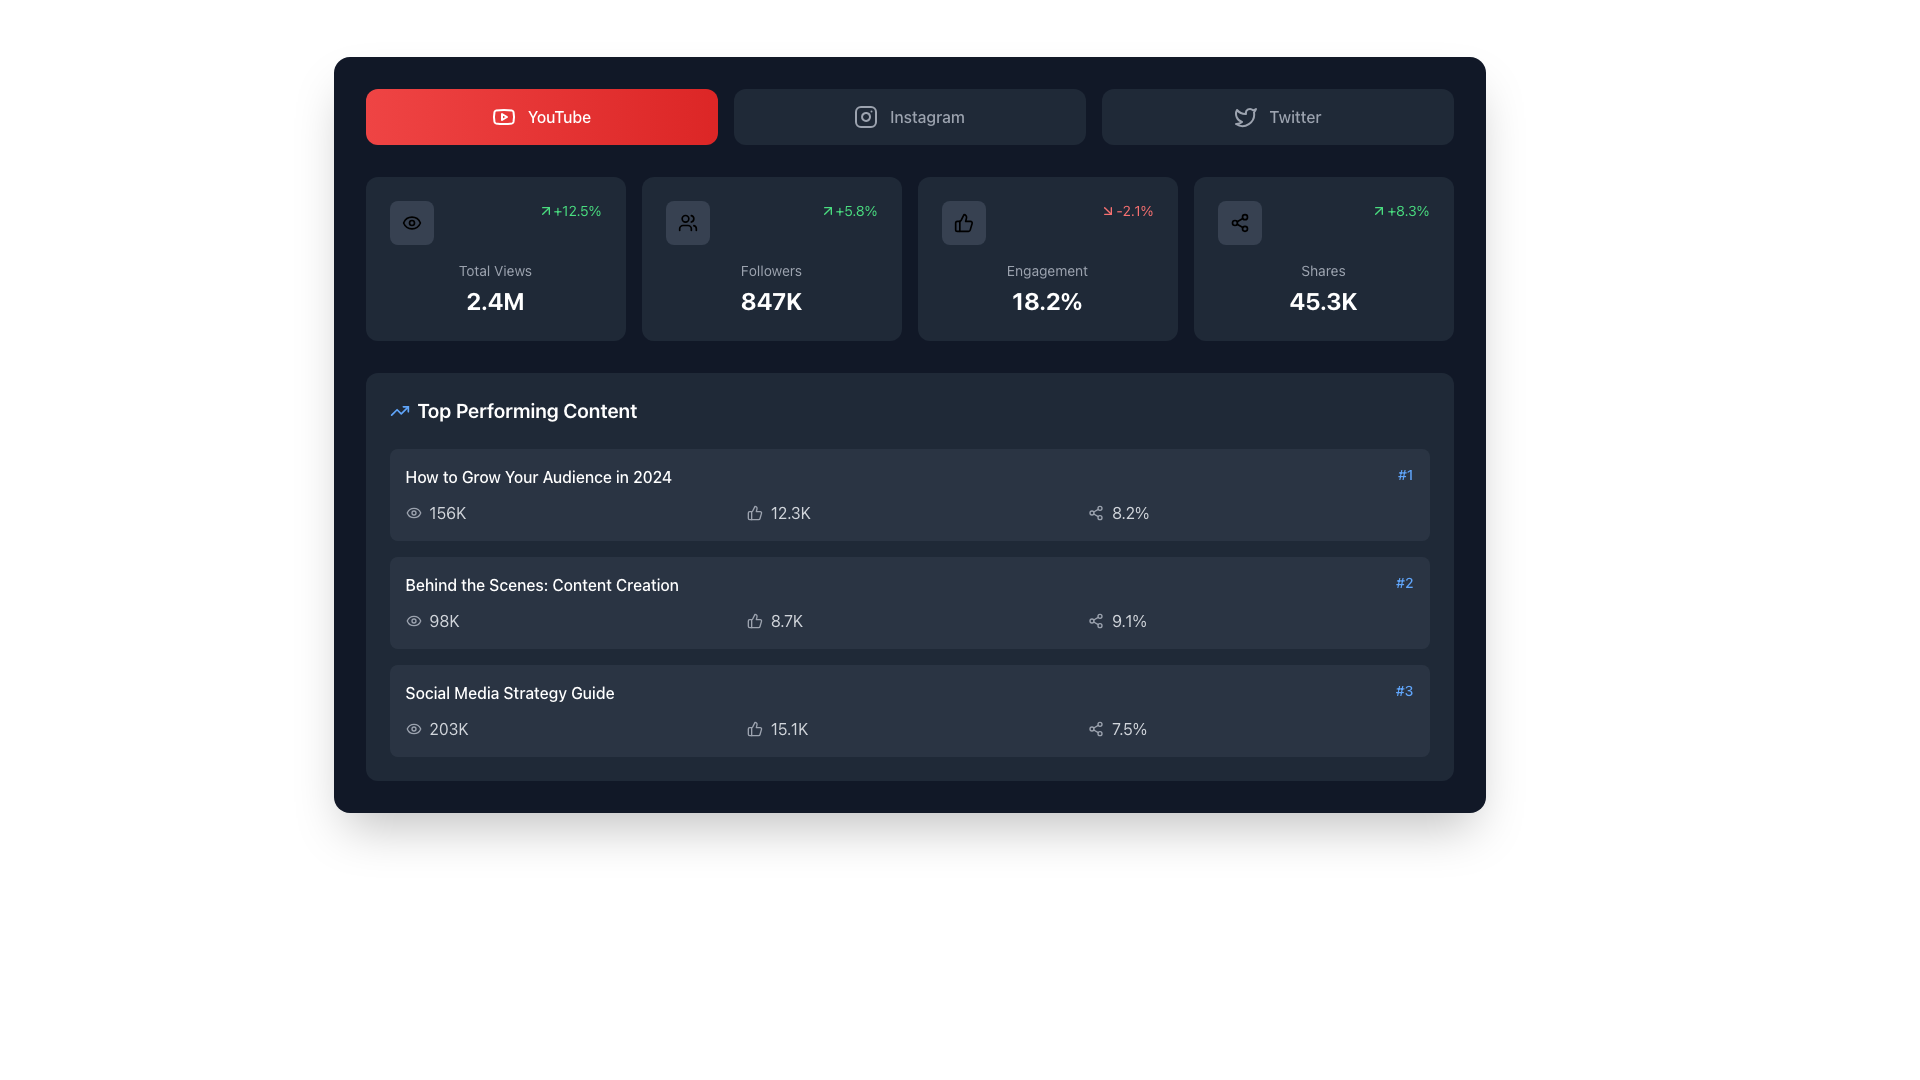 The image size is (1920, 1080). I want to click on the Text Label displaying the number of views for the content titled 'How to Grow Your Audience in 2024', located in the 'Top Performing Content' section, so click(446, 512).